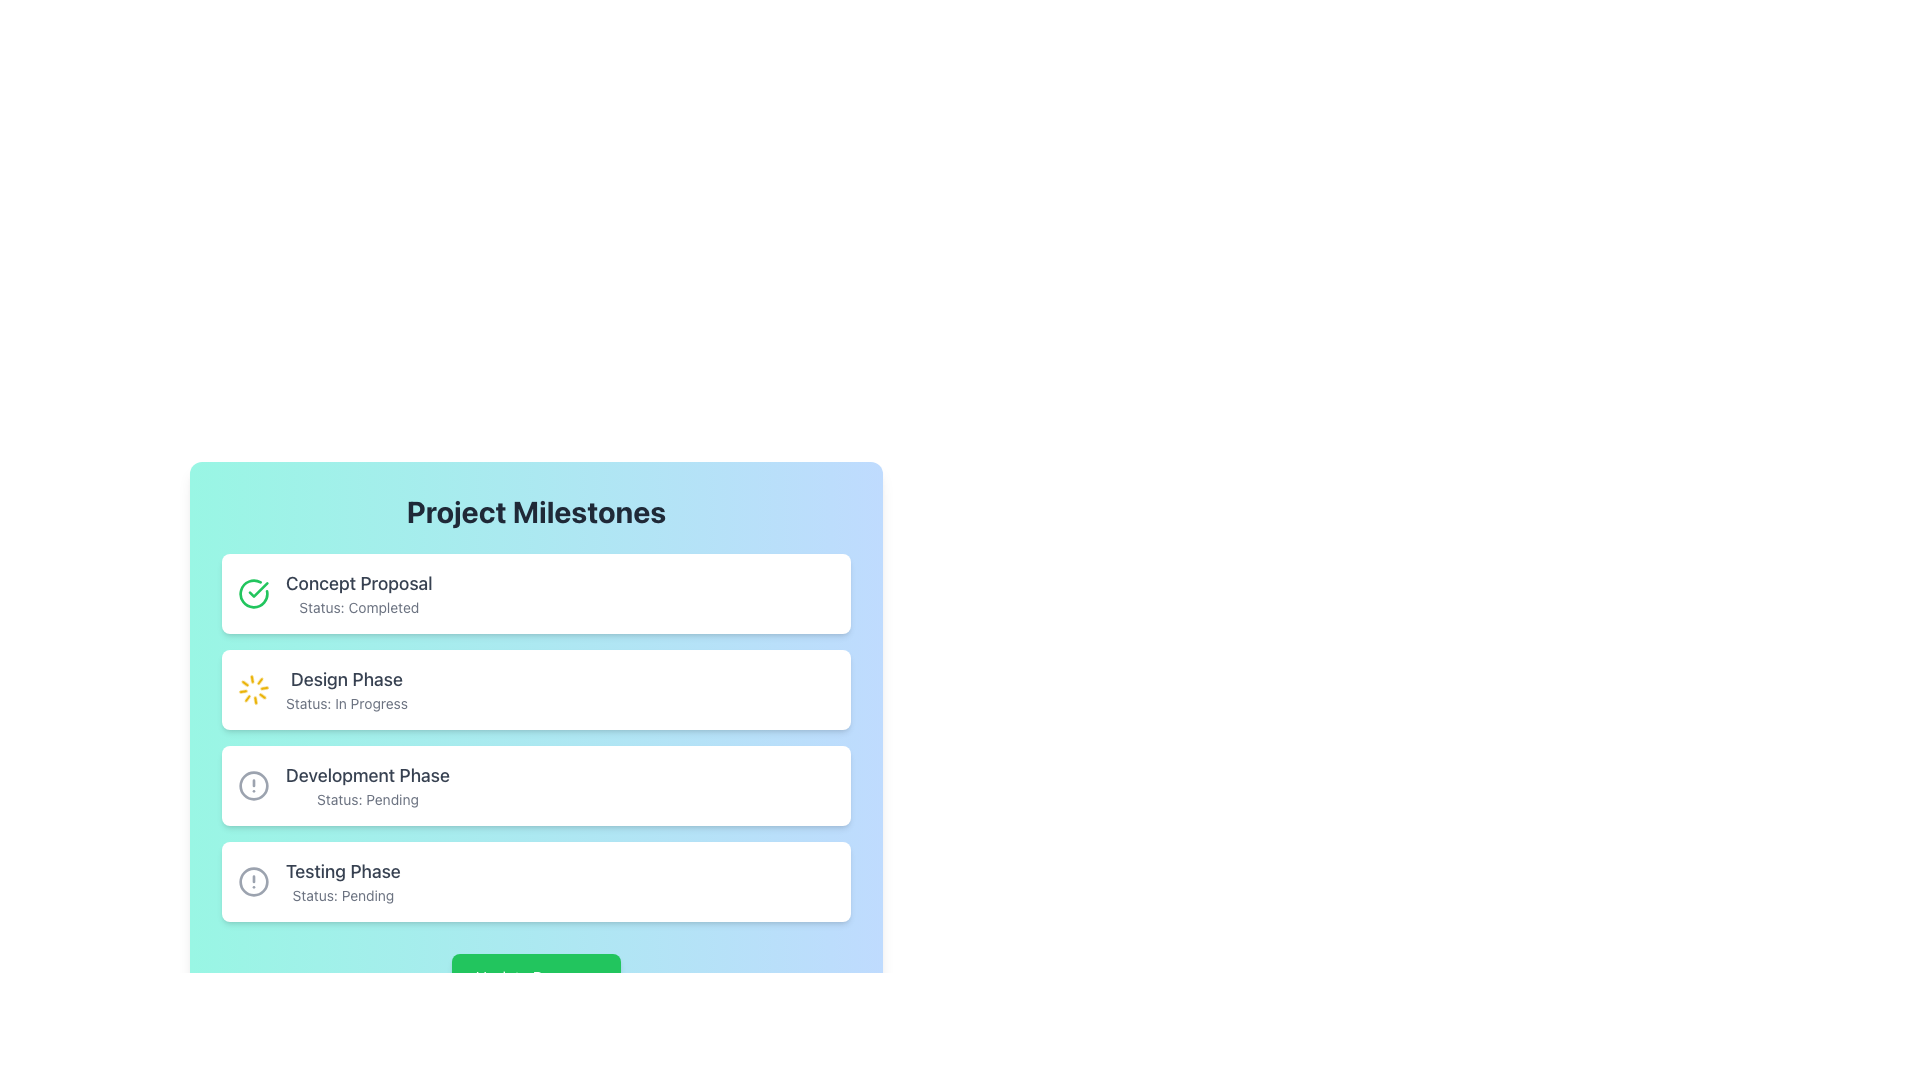  Describe the element at coordinates (253, 881) in the screenshot. I see `the circular icon with a gray outline and a warning alert symbol inside it, which is located to the left of the text 'Testing Phase' in the bottom-most card of the 'Project Milestones' panel` at that location.